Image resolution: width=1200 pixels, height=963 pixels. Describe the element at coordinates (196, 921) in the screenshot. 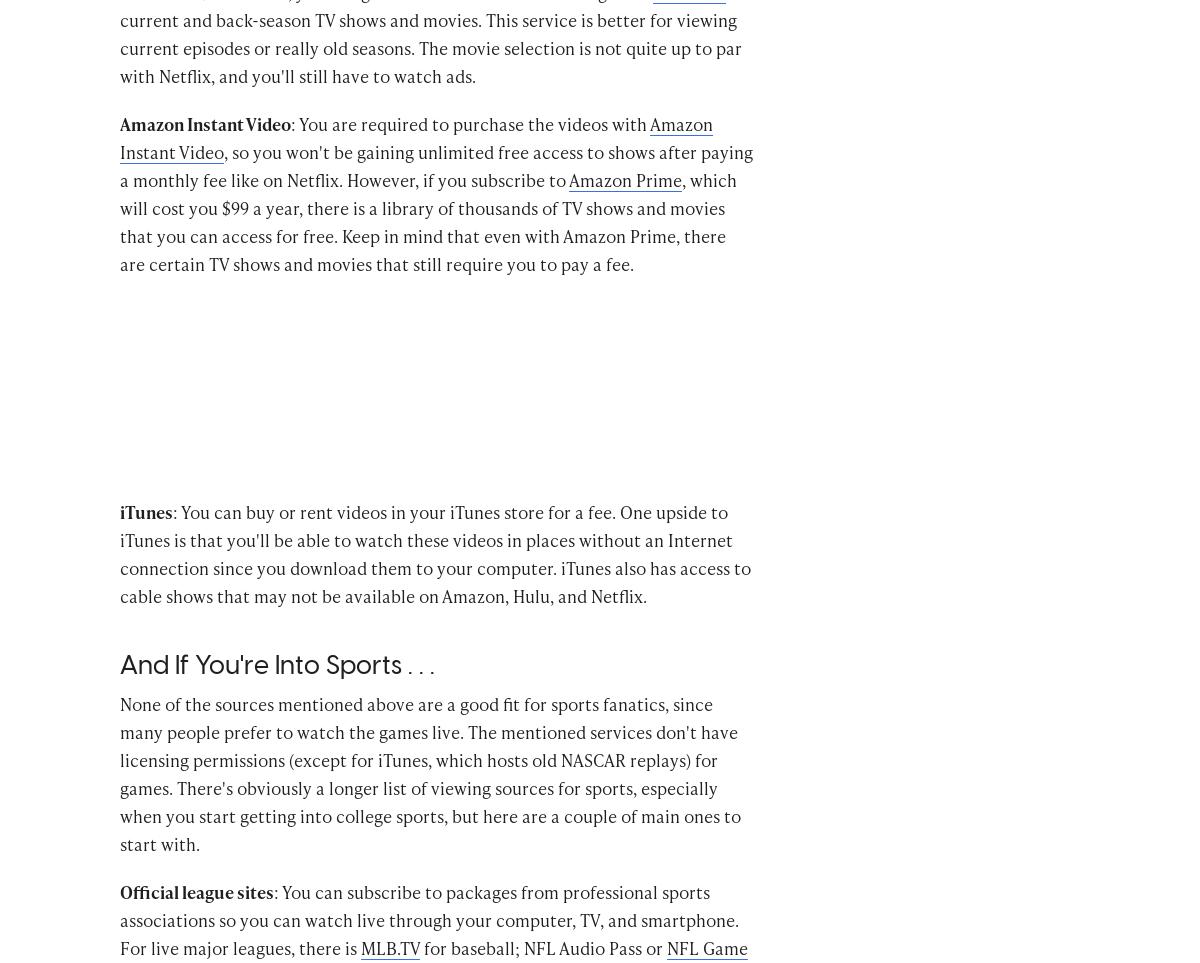

I see `'Official league sites'` at that location.